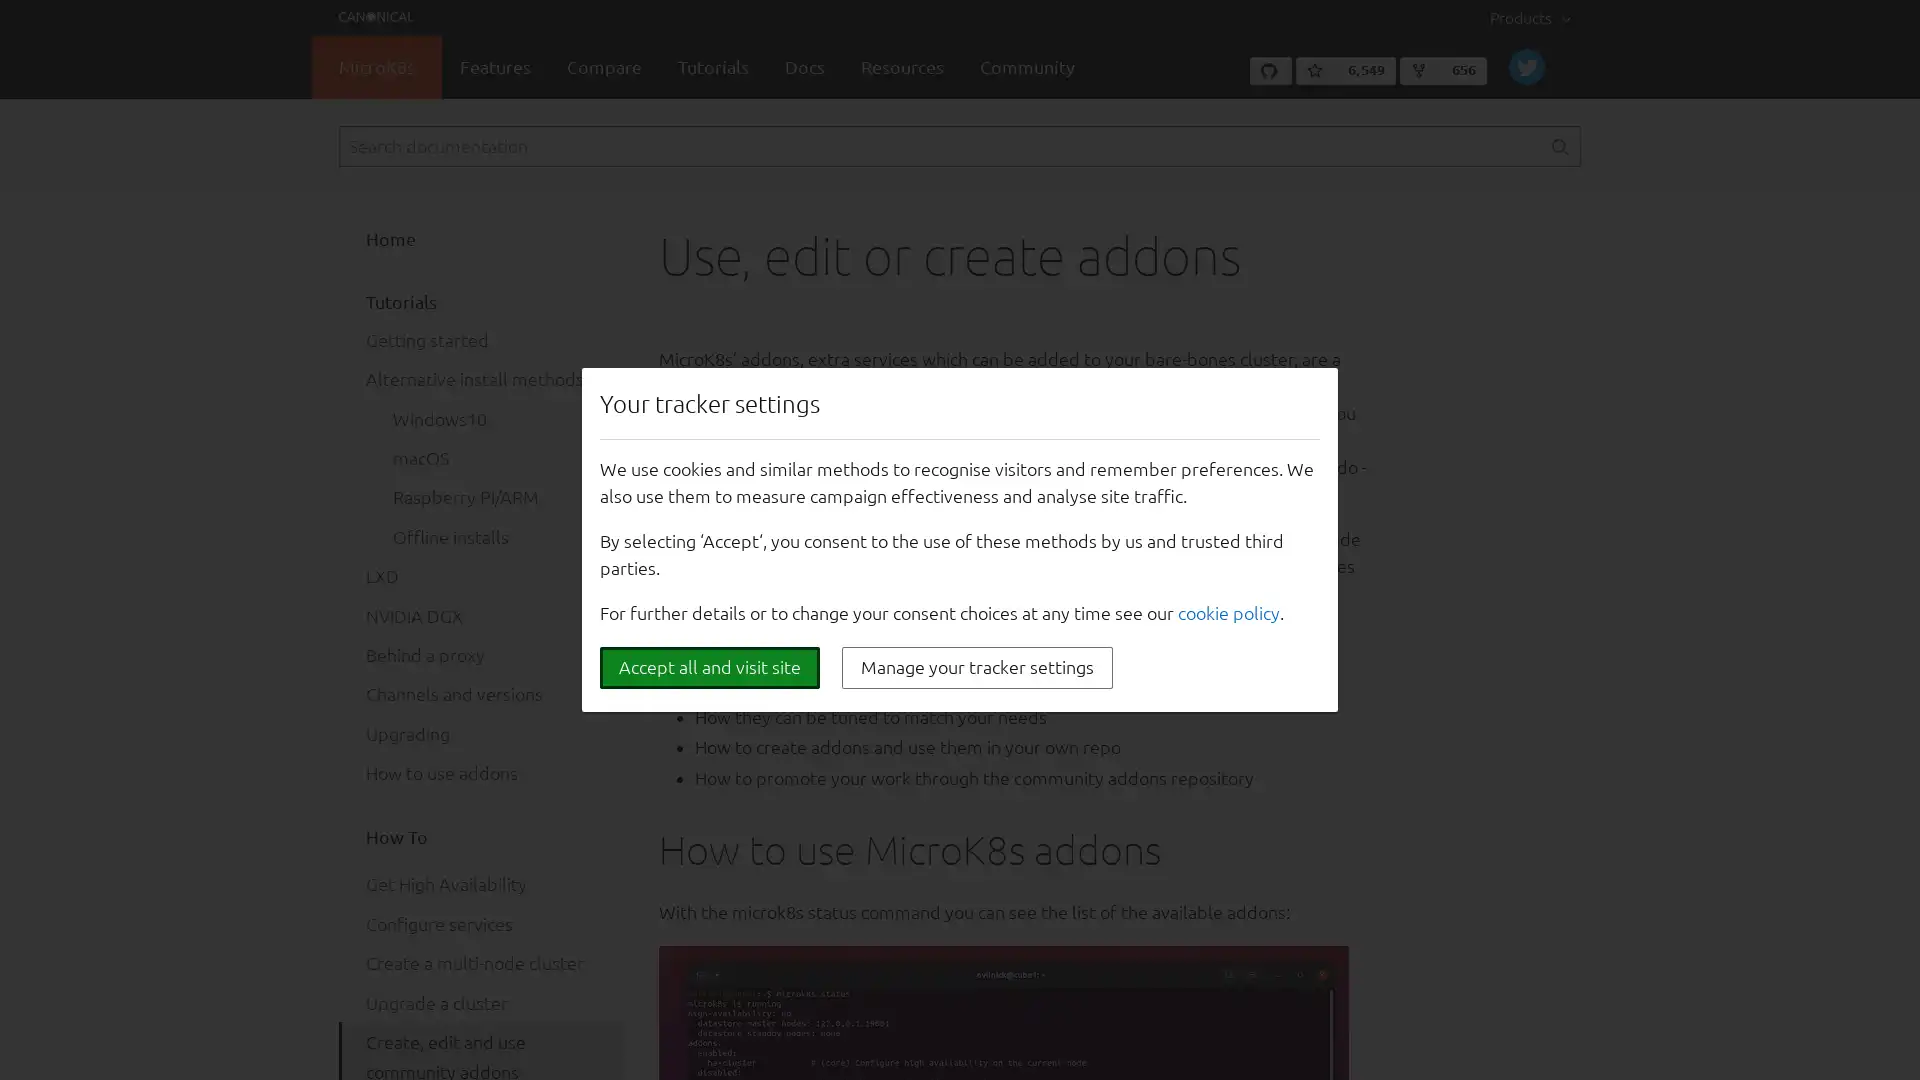 This screenshot has width=1920, height=1080. Describe the element at coordinates (710, 667) in the screenshot. I see `Accept all and visit site` at that location.